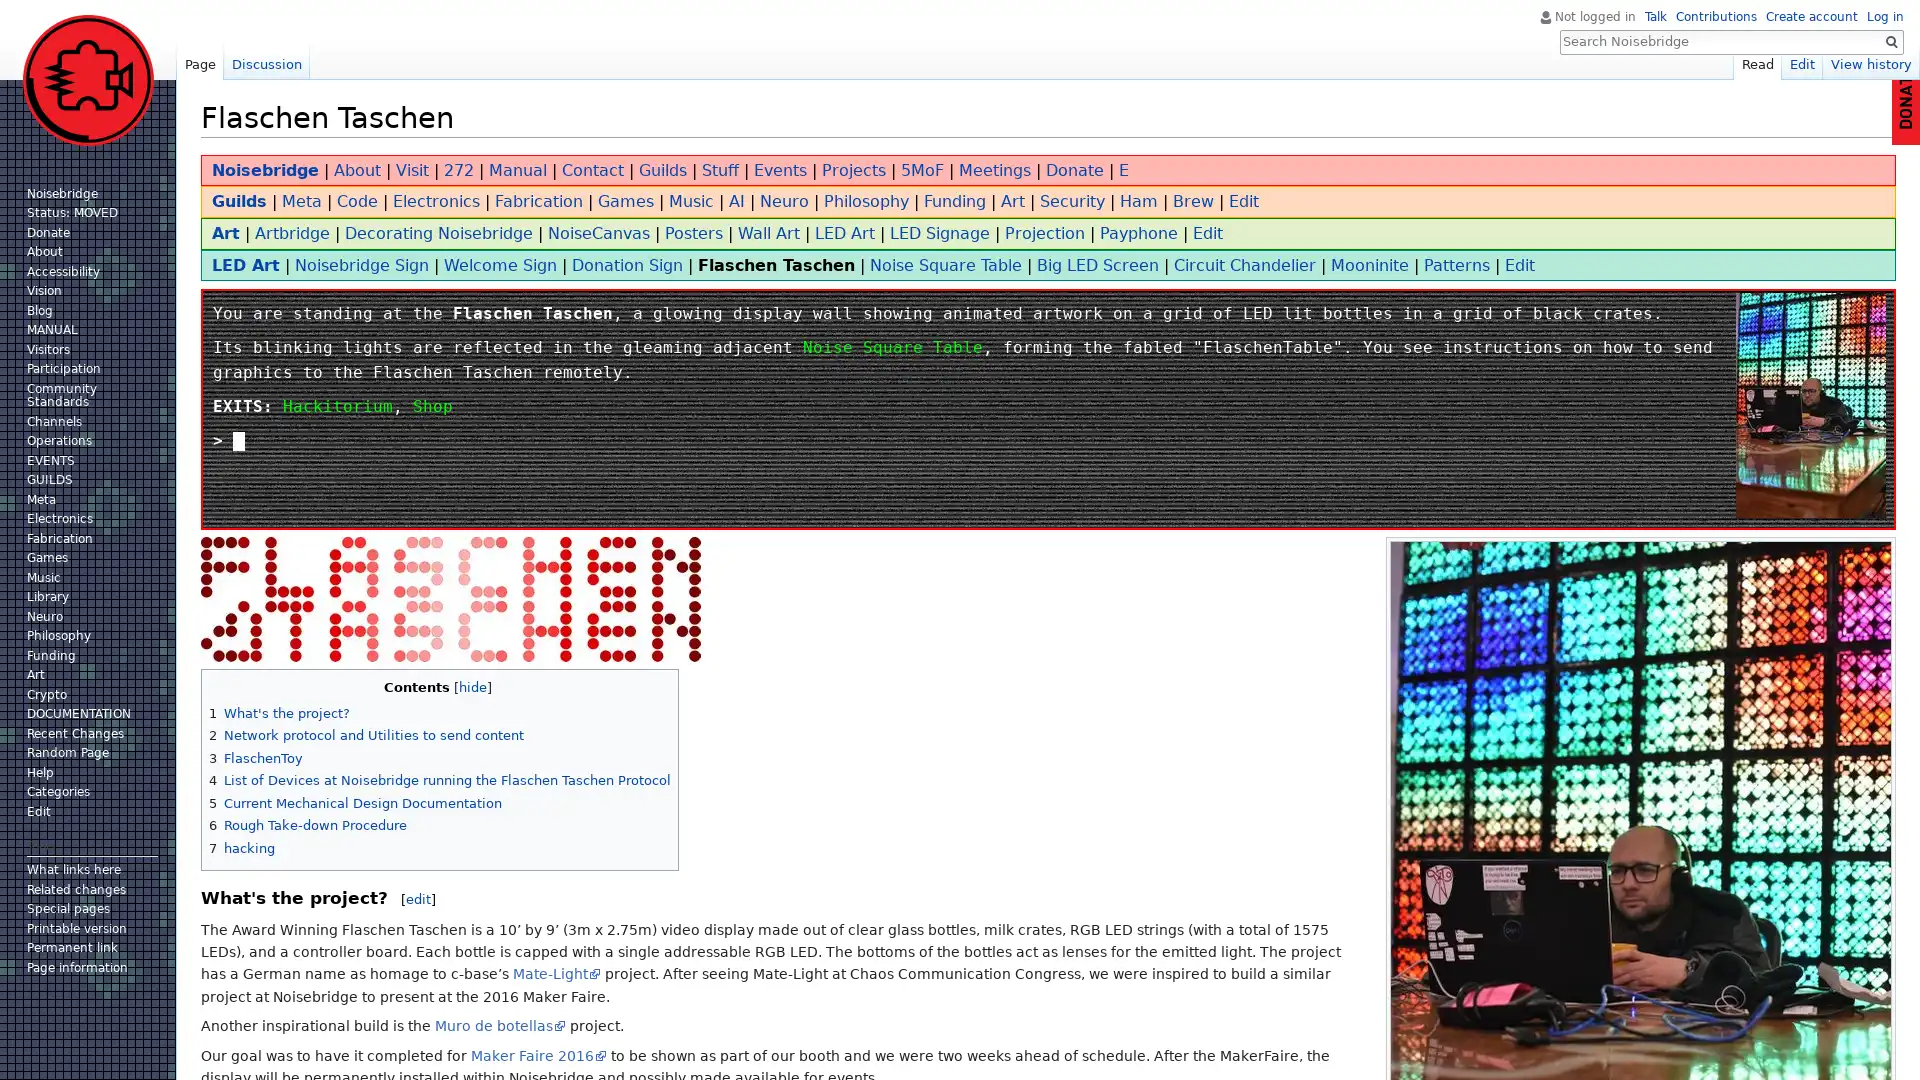  I want to click on hide, so click(470, 686).